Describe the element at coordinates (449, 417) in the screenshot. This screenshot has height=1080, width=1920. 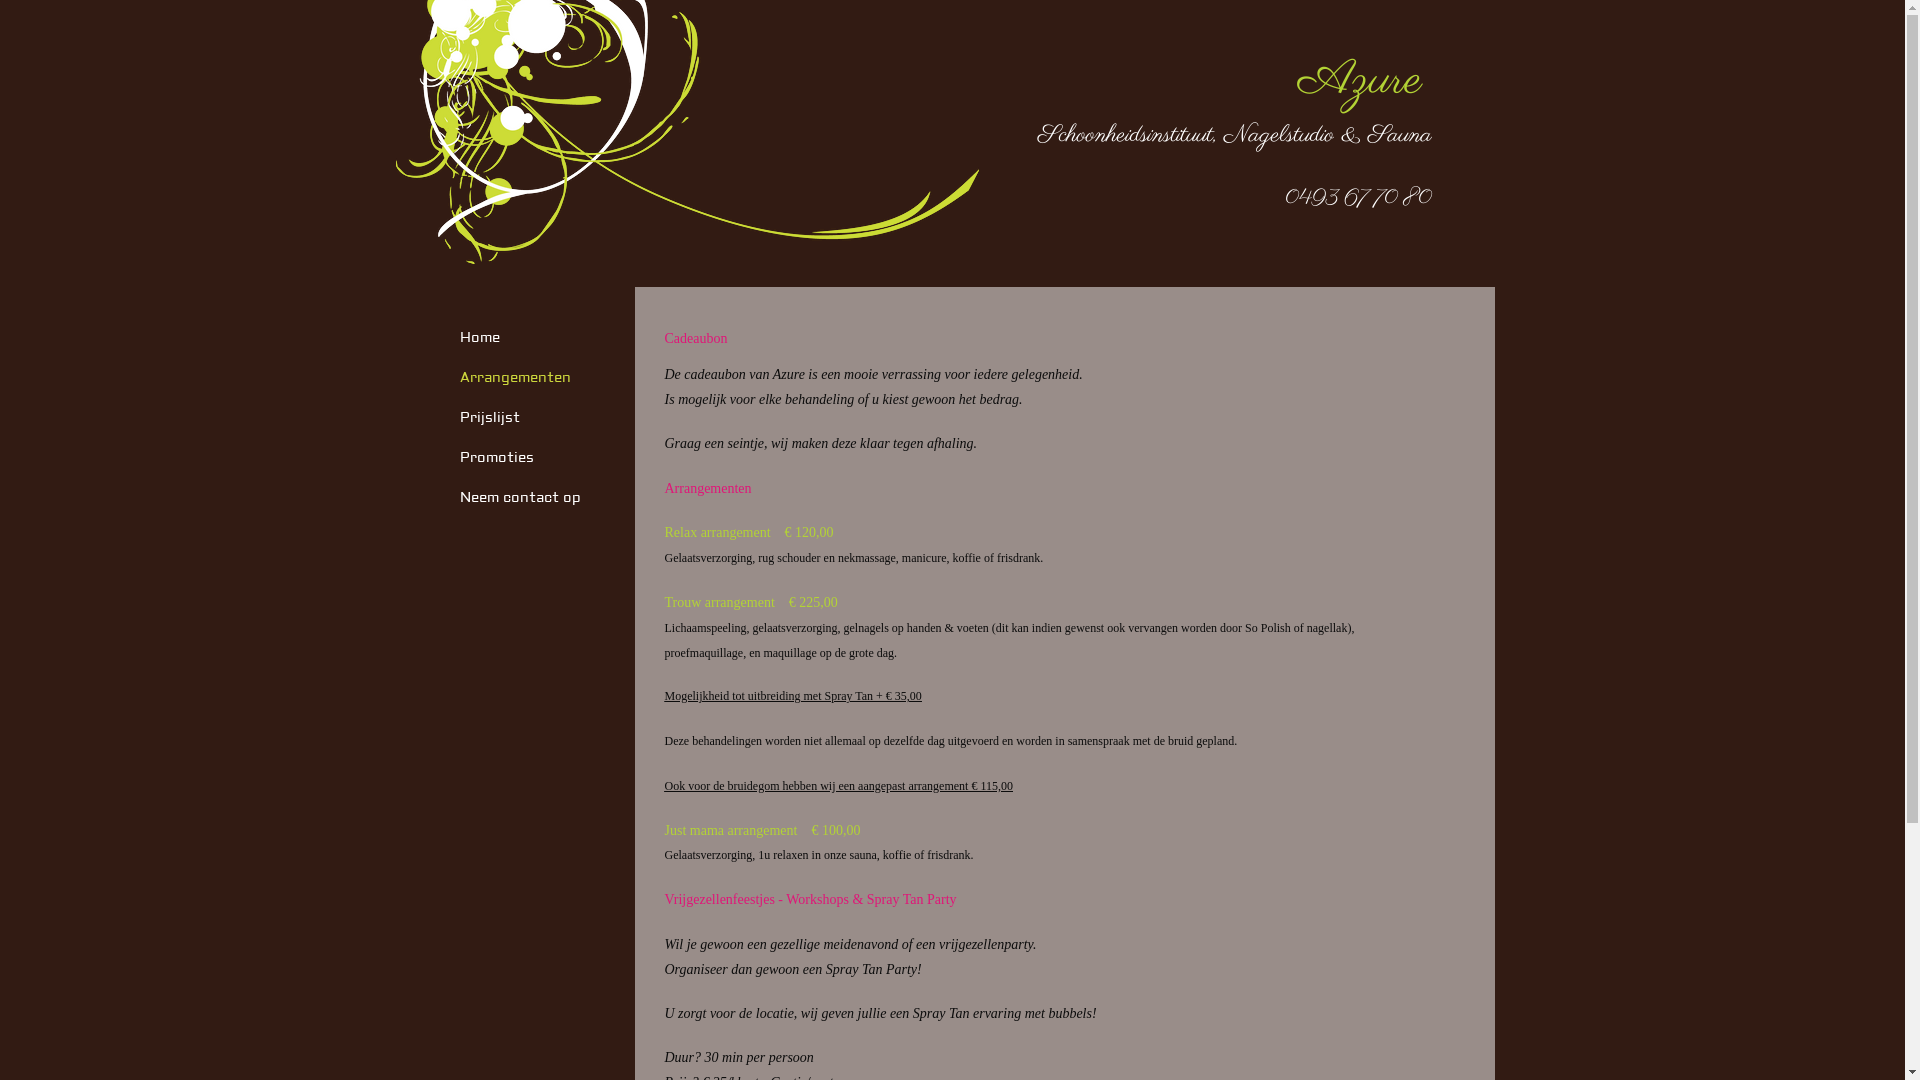
I see `'Prijslijst'` at that location.